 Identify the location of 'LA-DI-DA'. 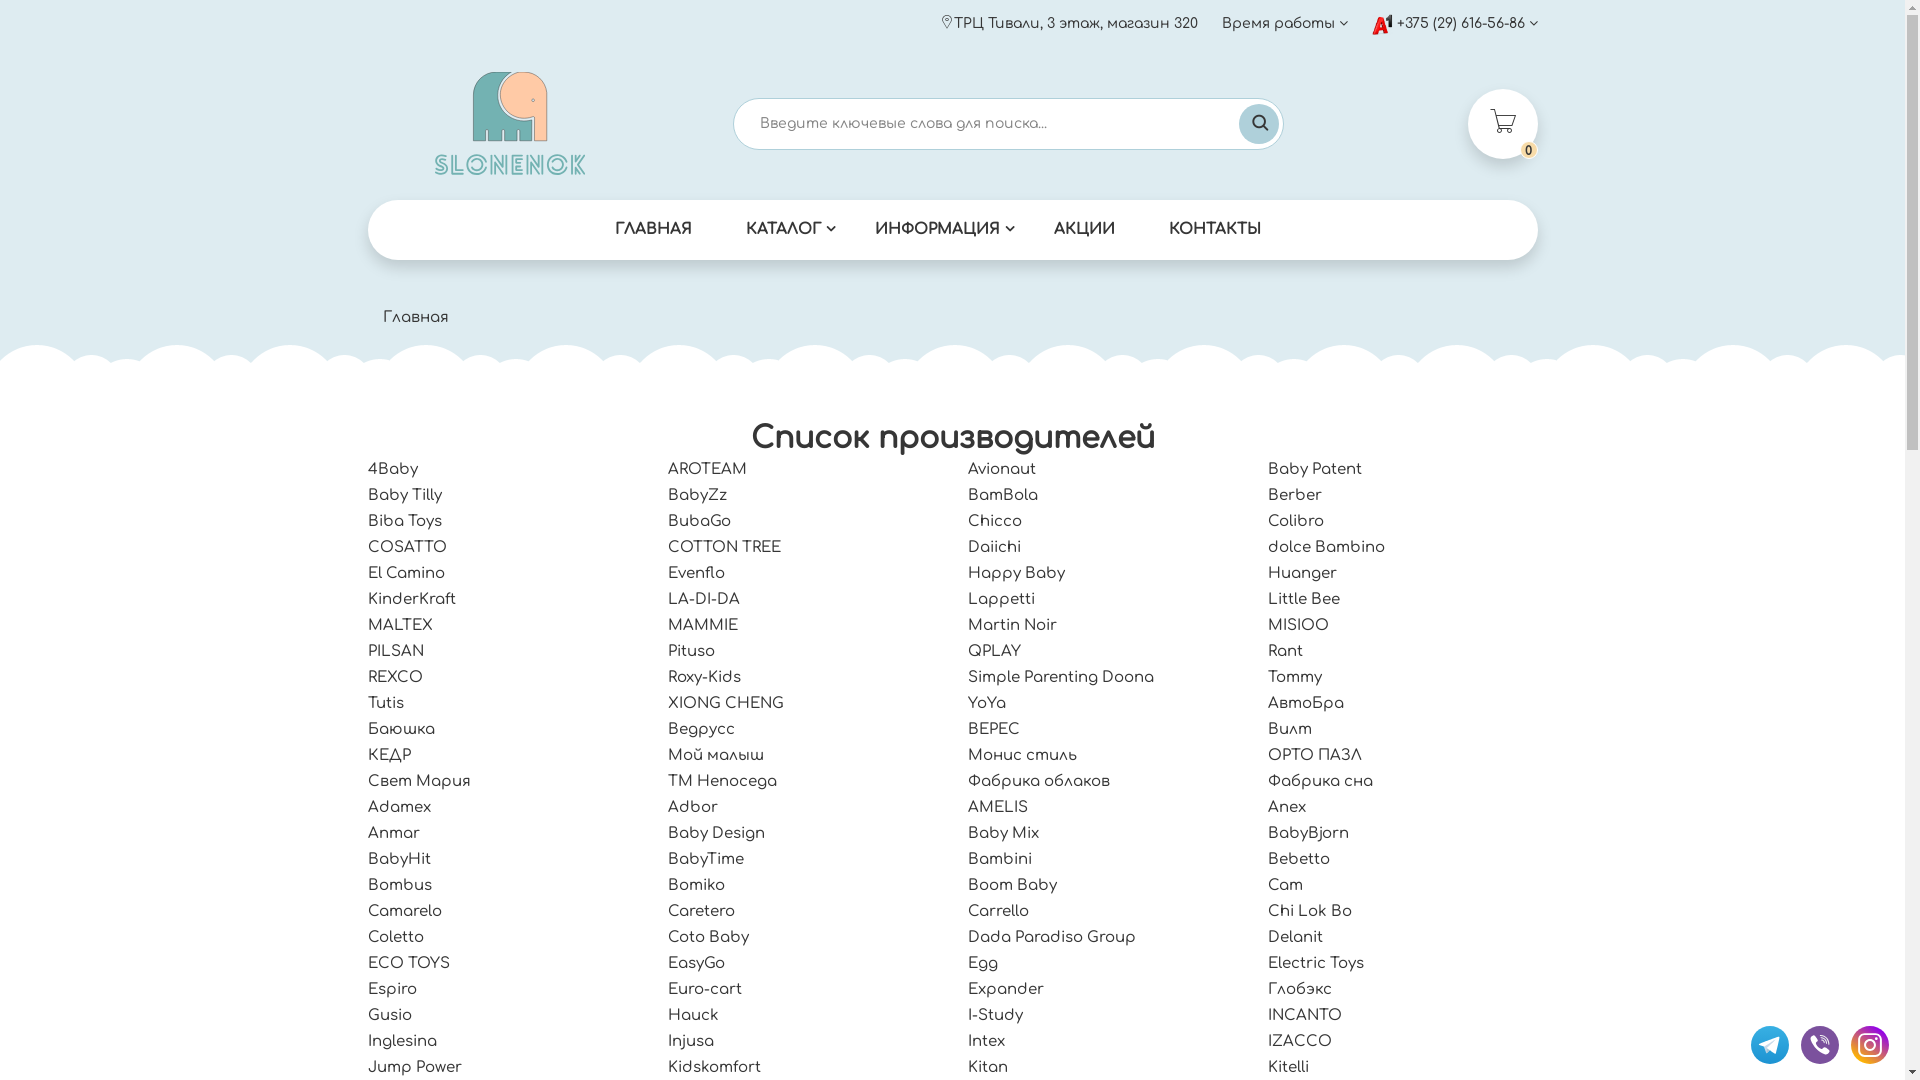
(704, 598).